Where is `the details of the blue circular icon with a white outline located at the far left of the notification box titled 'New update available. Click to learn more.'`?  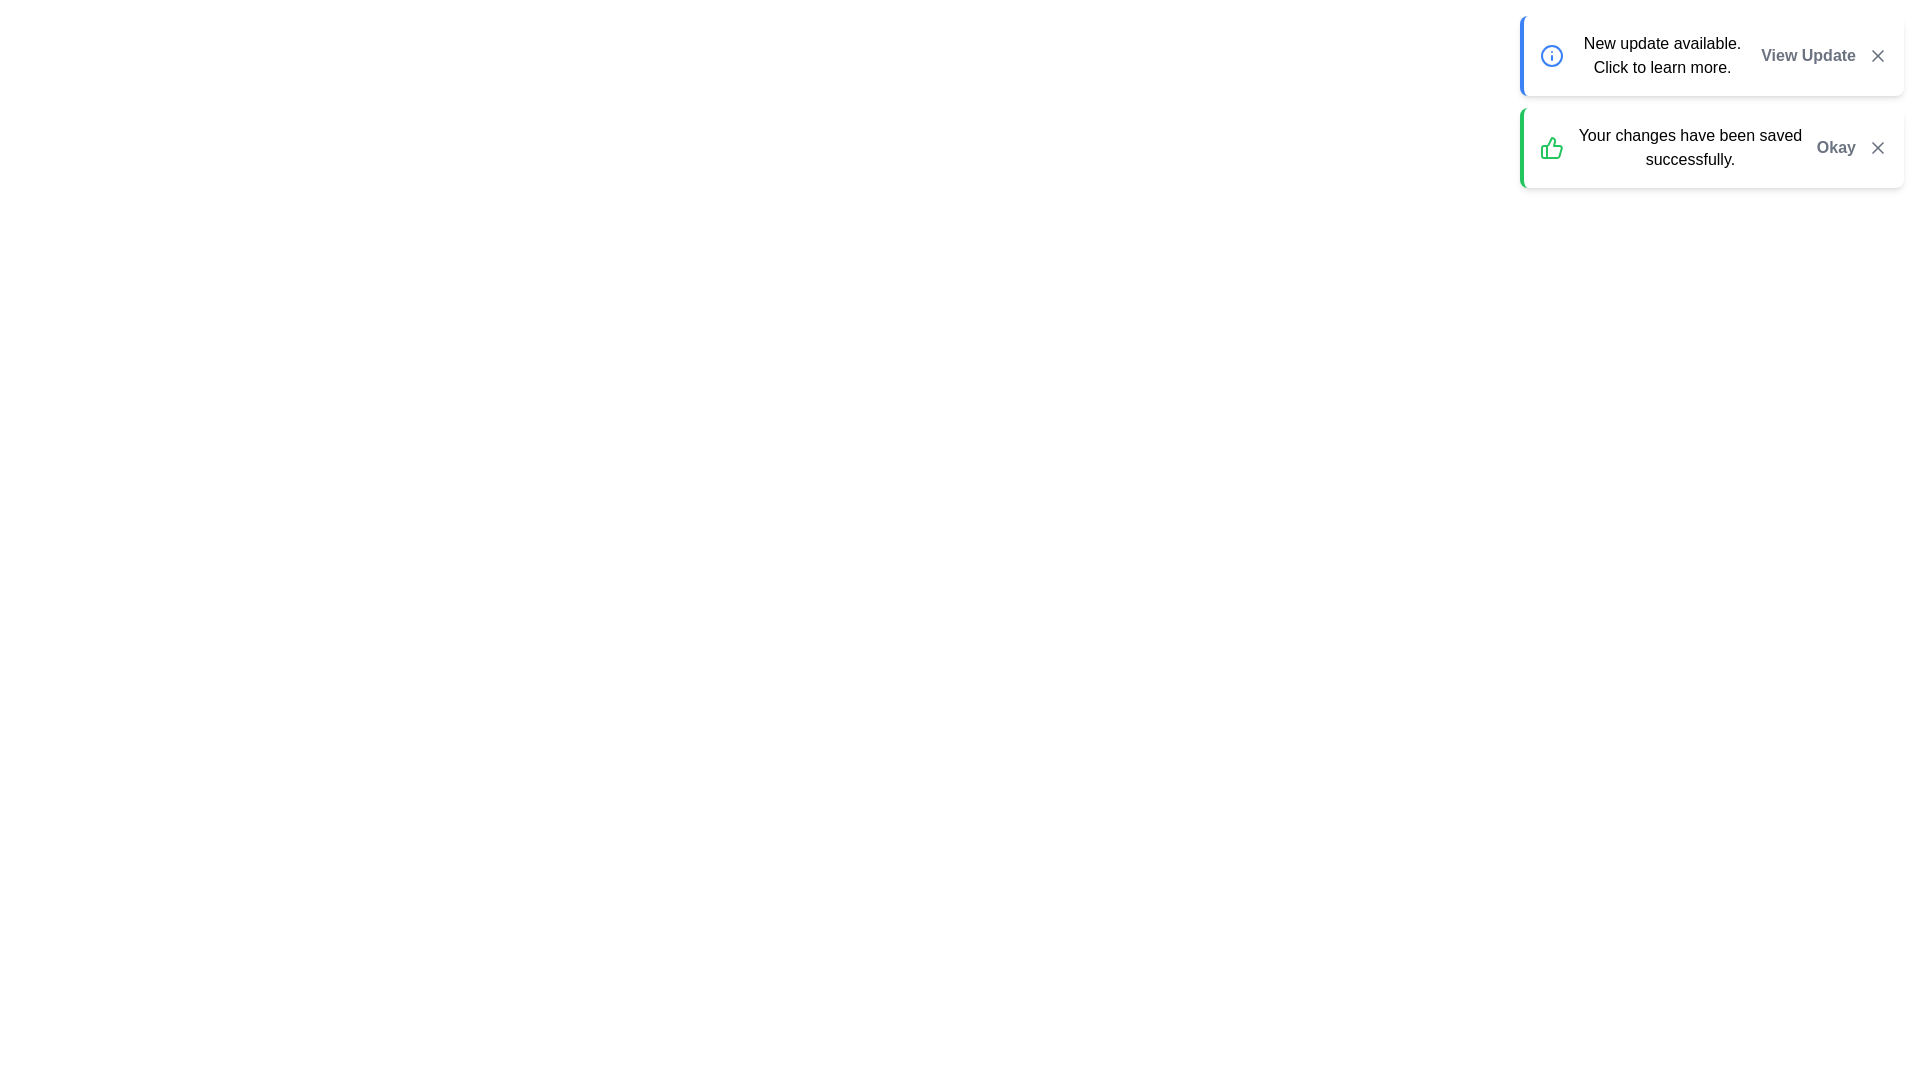
the details of the blue circular icon with a white outline located at the far left of the notification box titled 'New update available. Click to learn more.' is located at coordinates (1550, 55).